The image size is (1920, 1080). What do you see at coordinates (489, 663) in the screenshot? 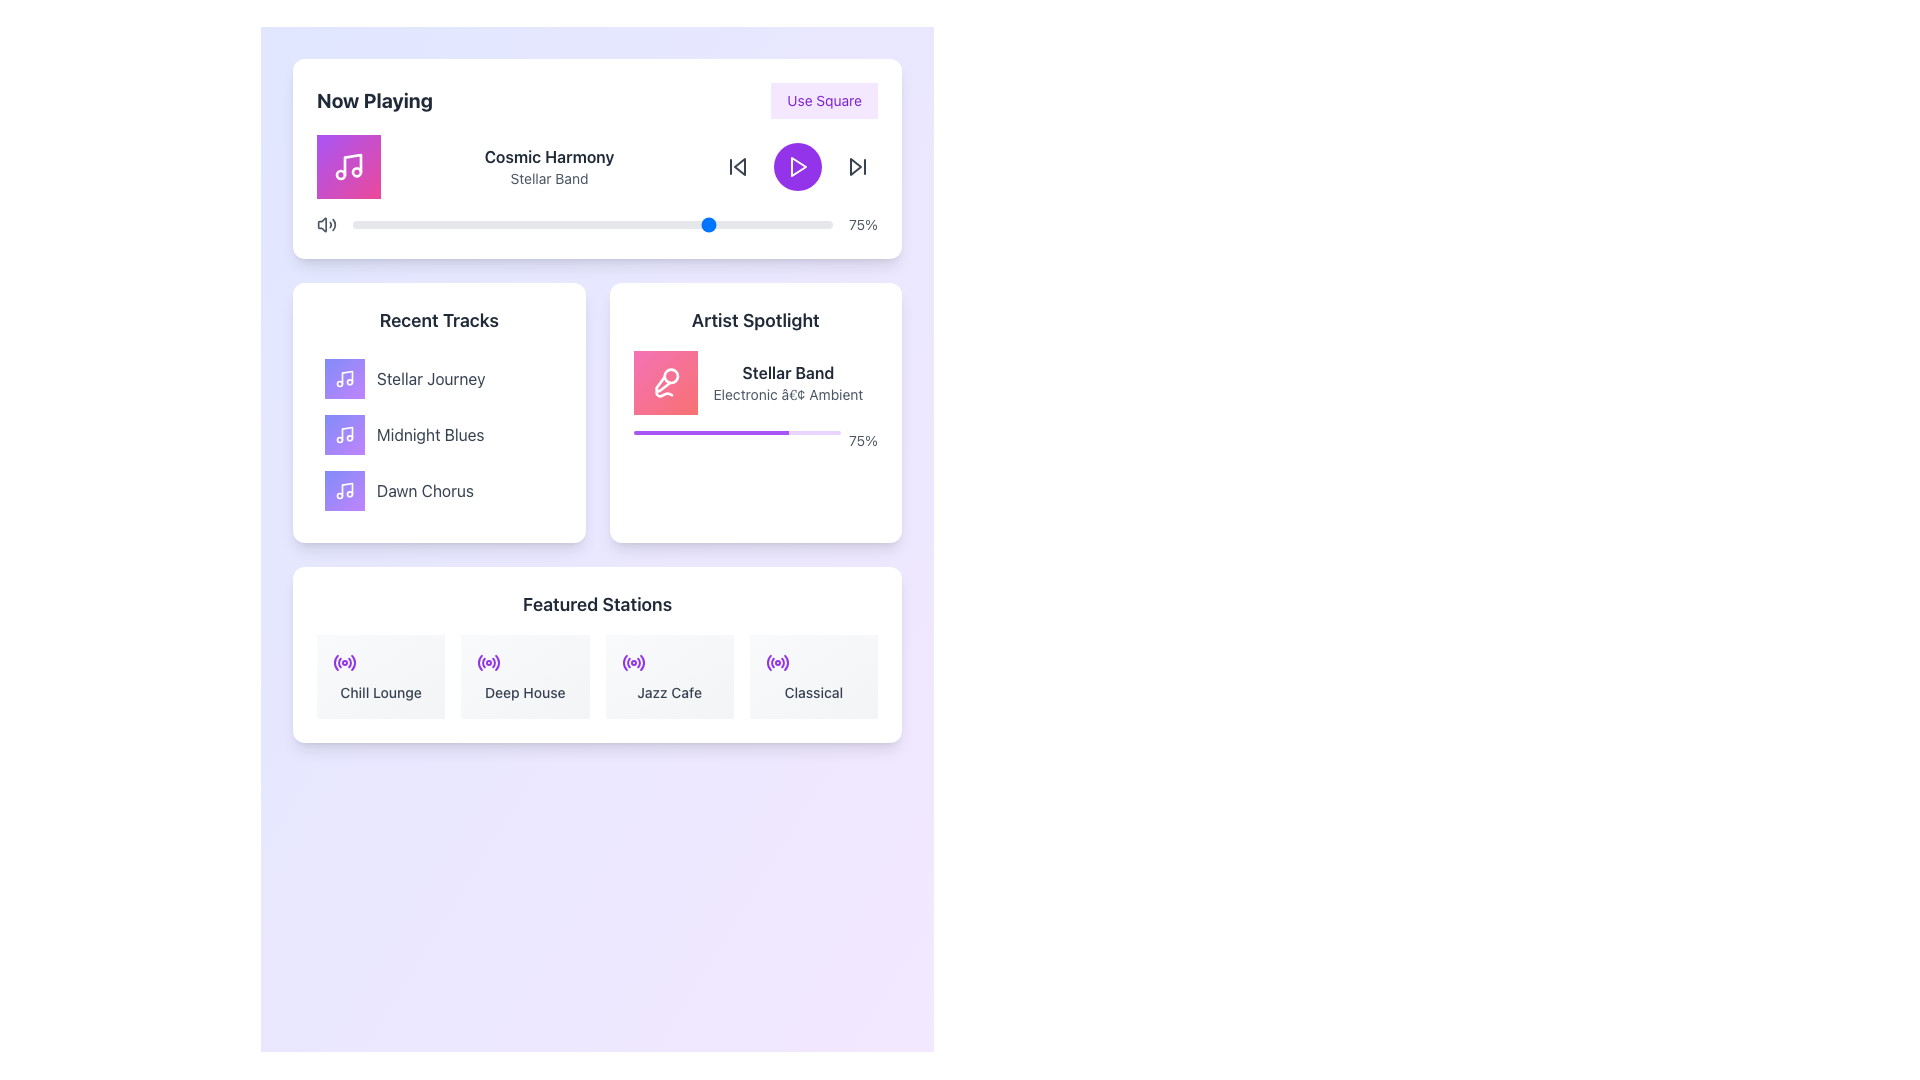
I see `the visual indicator icon for the 'Deep House' station, located at the top of the 'Deep House' section in the 'Featured Stations' area, above the descriptive label 'Deep House'` at bounding box center [489, 663].